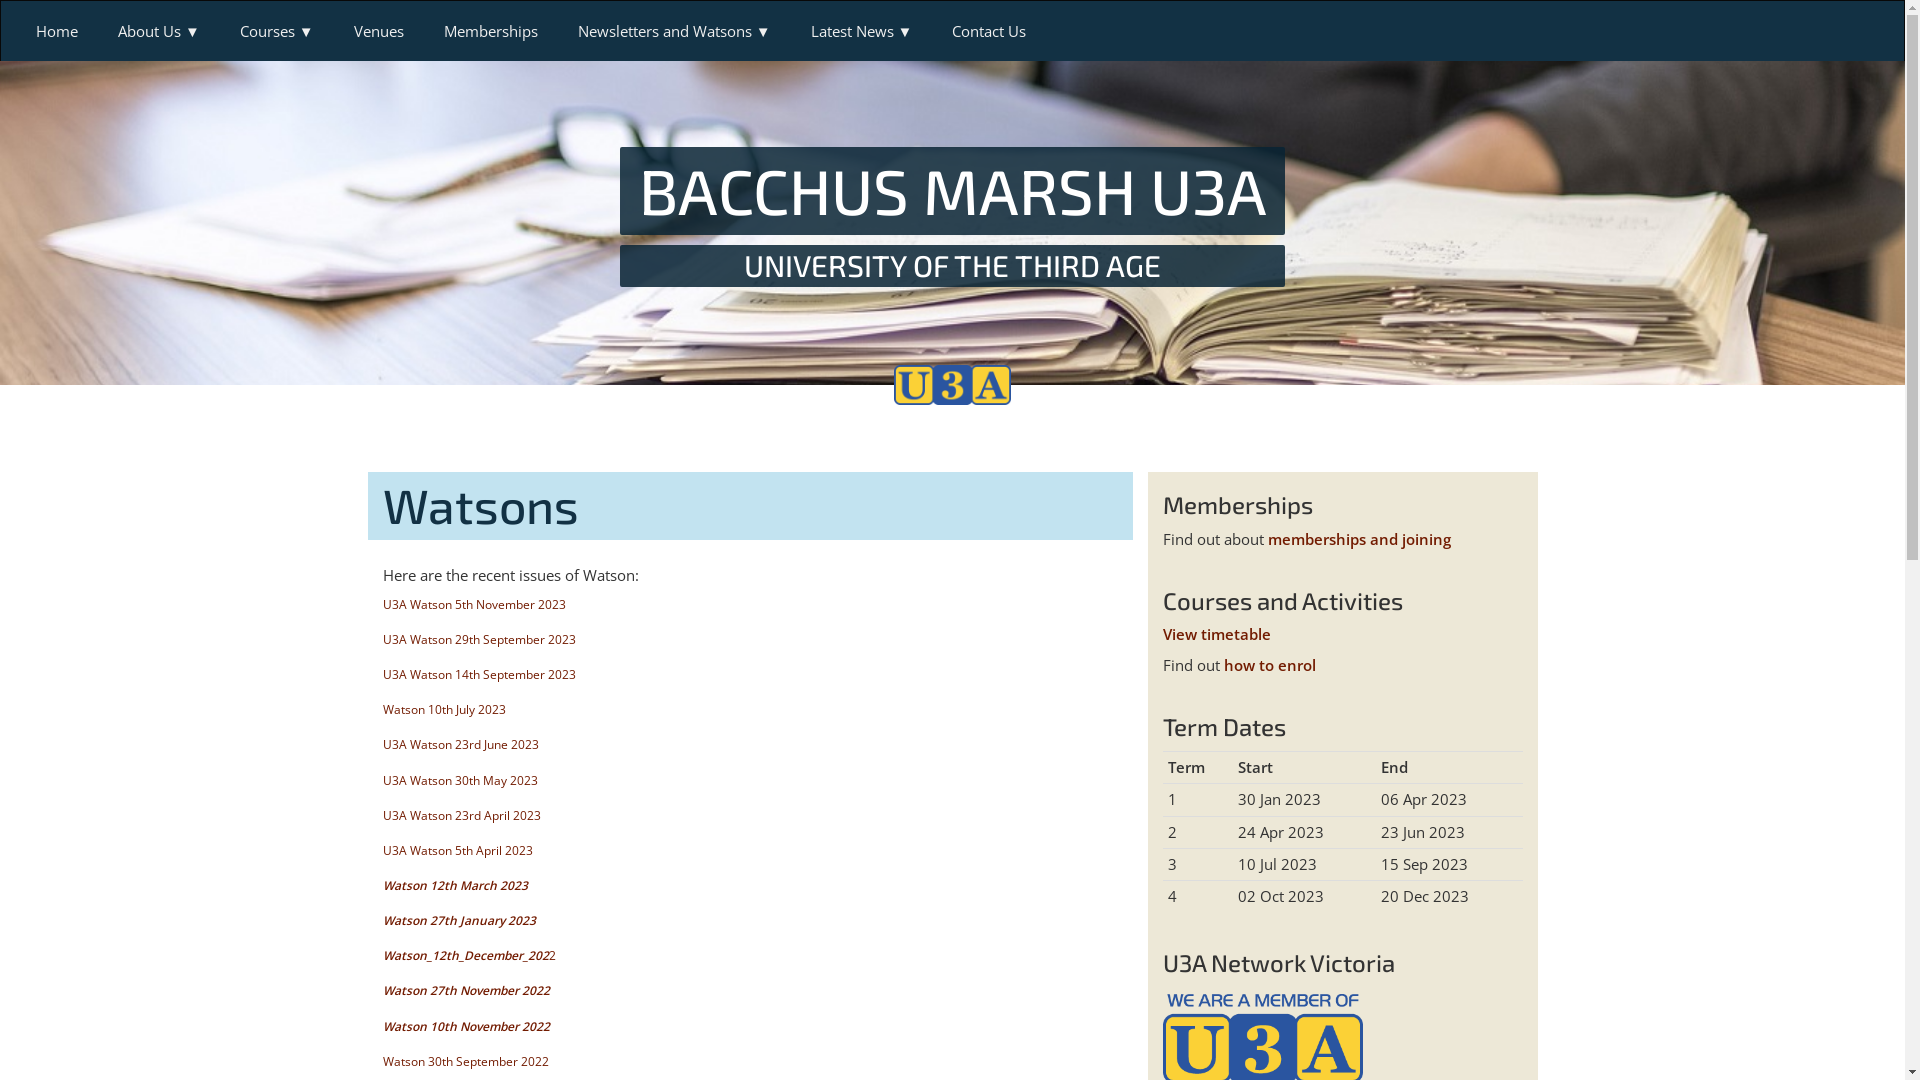 The image size is (1920, 1080). What do you see at coordinates (382, 1026) in the screenshot?
I see `'Watson 10th November 2022'` at bounding box center [382, 1026].